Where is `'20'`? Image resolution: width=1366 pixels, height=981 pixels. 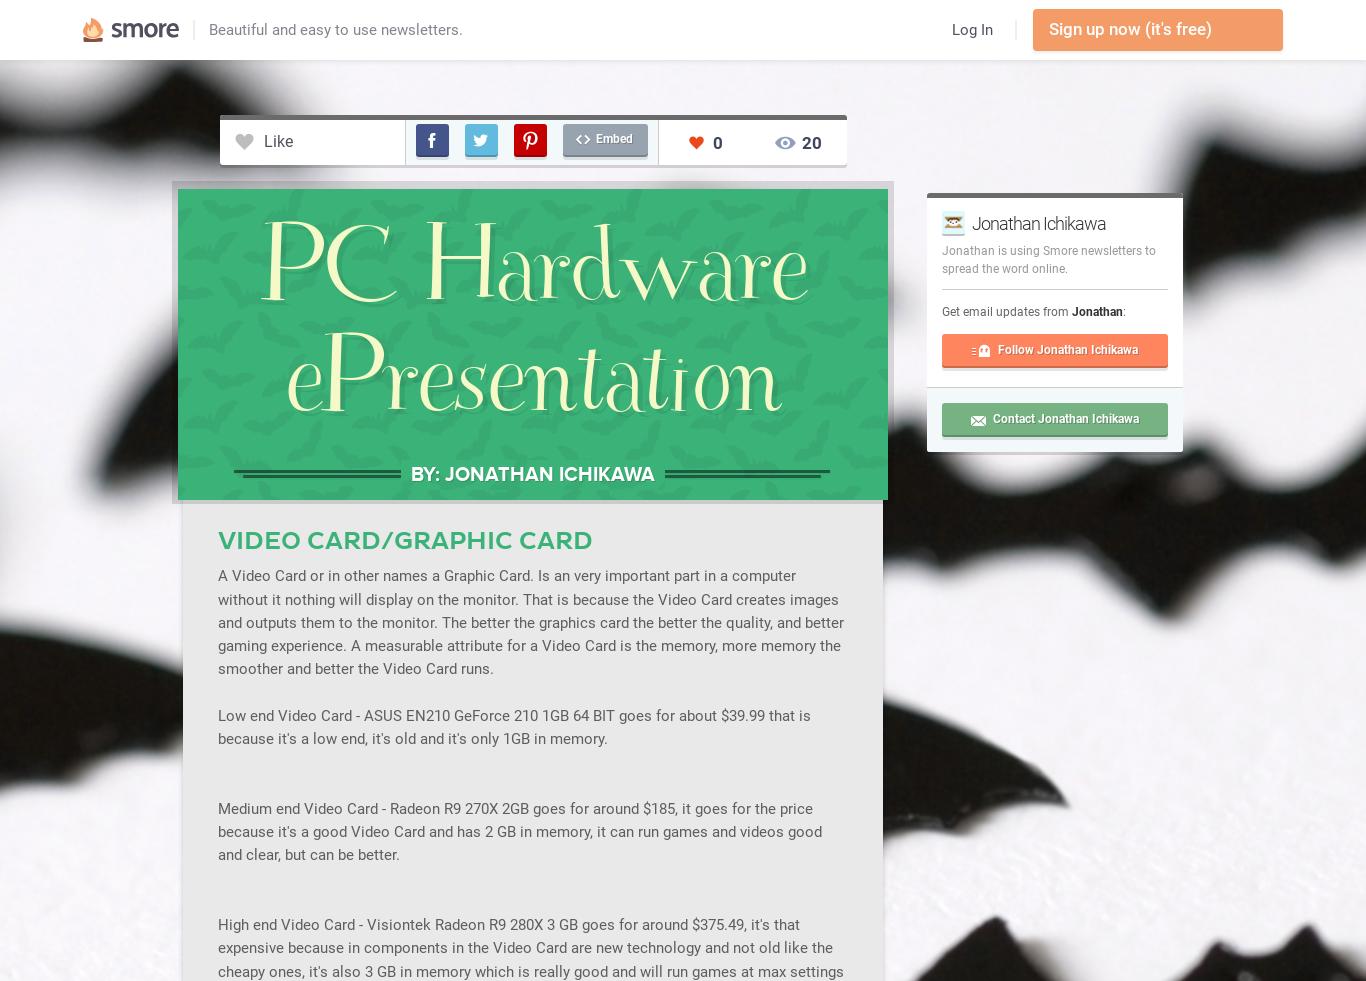 '20' is located at coordinates (809, 141).